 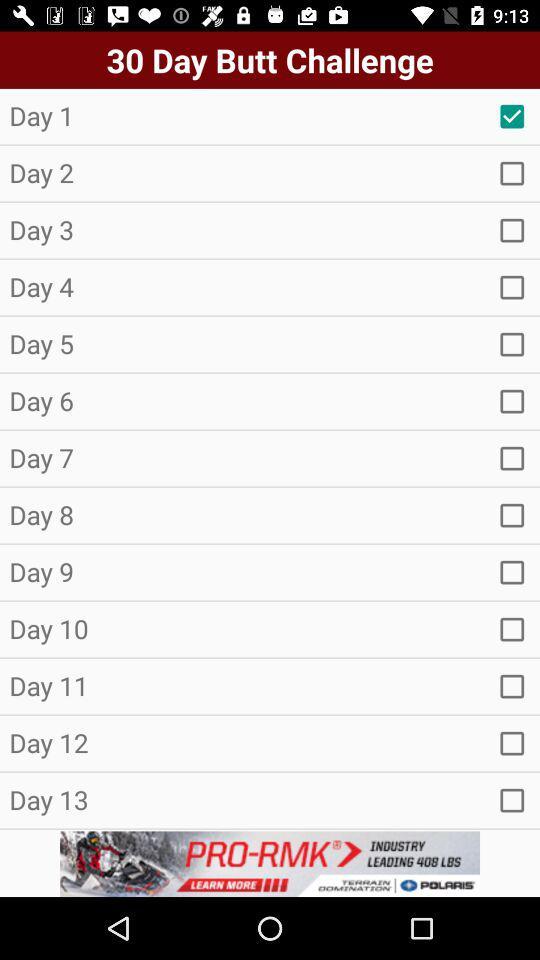 I want to click on new tap, so click(x=512, y=230).